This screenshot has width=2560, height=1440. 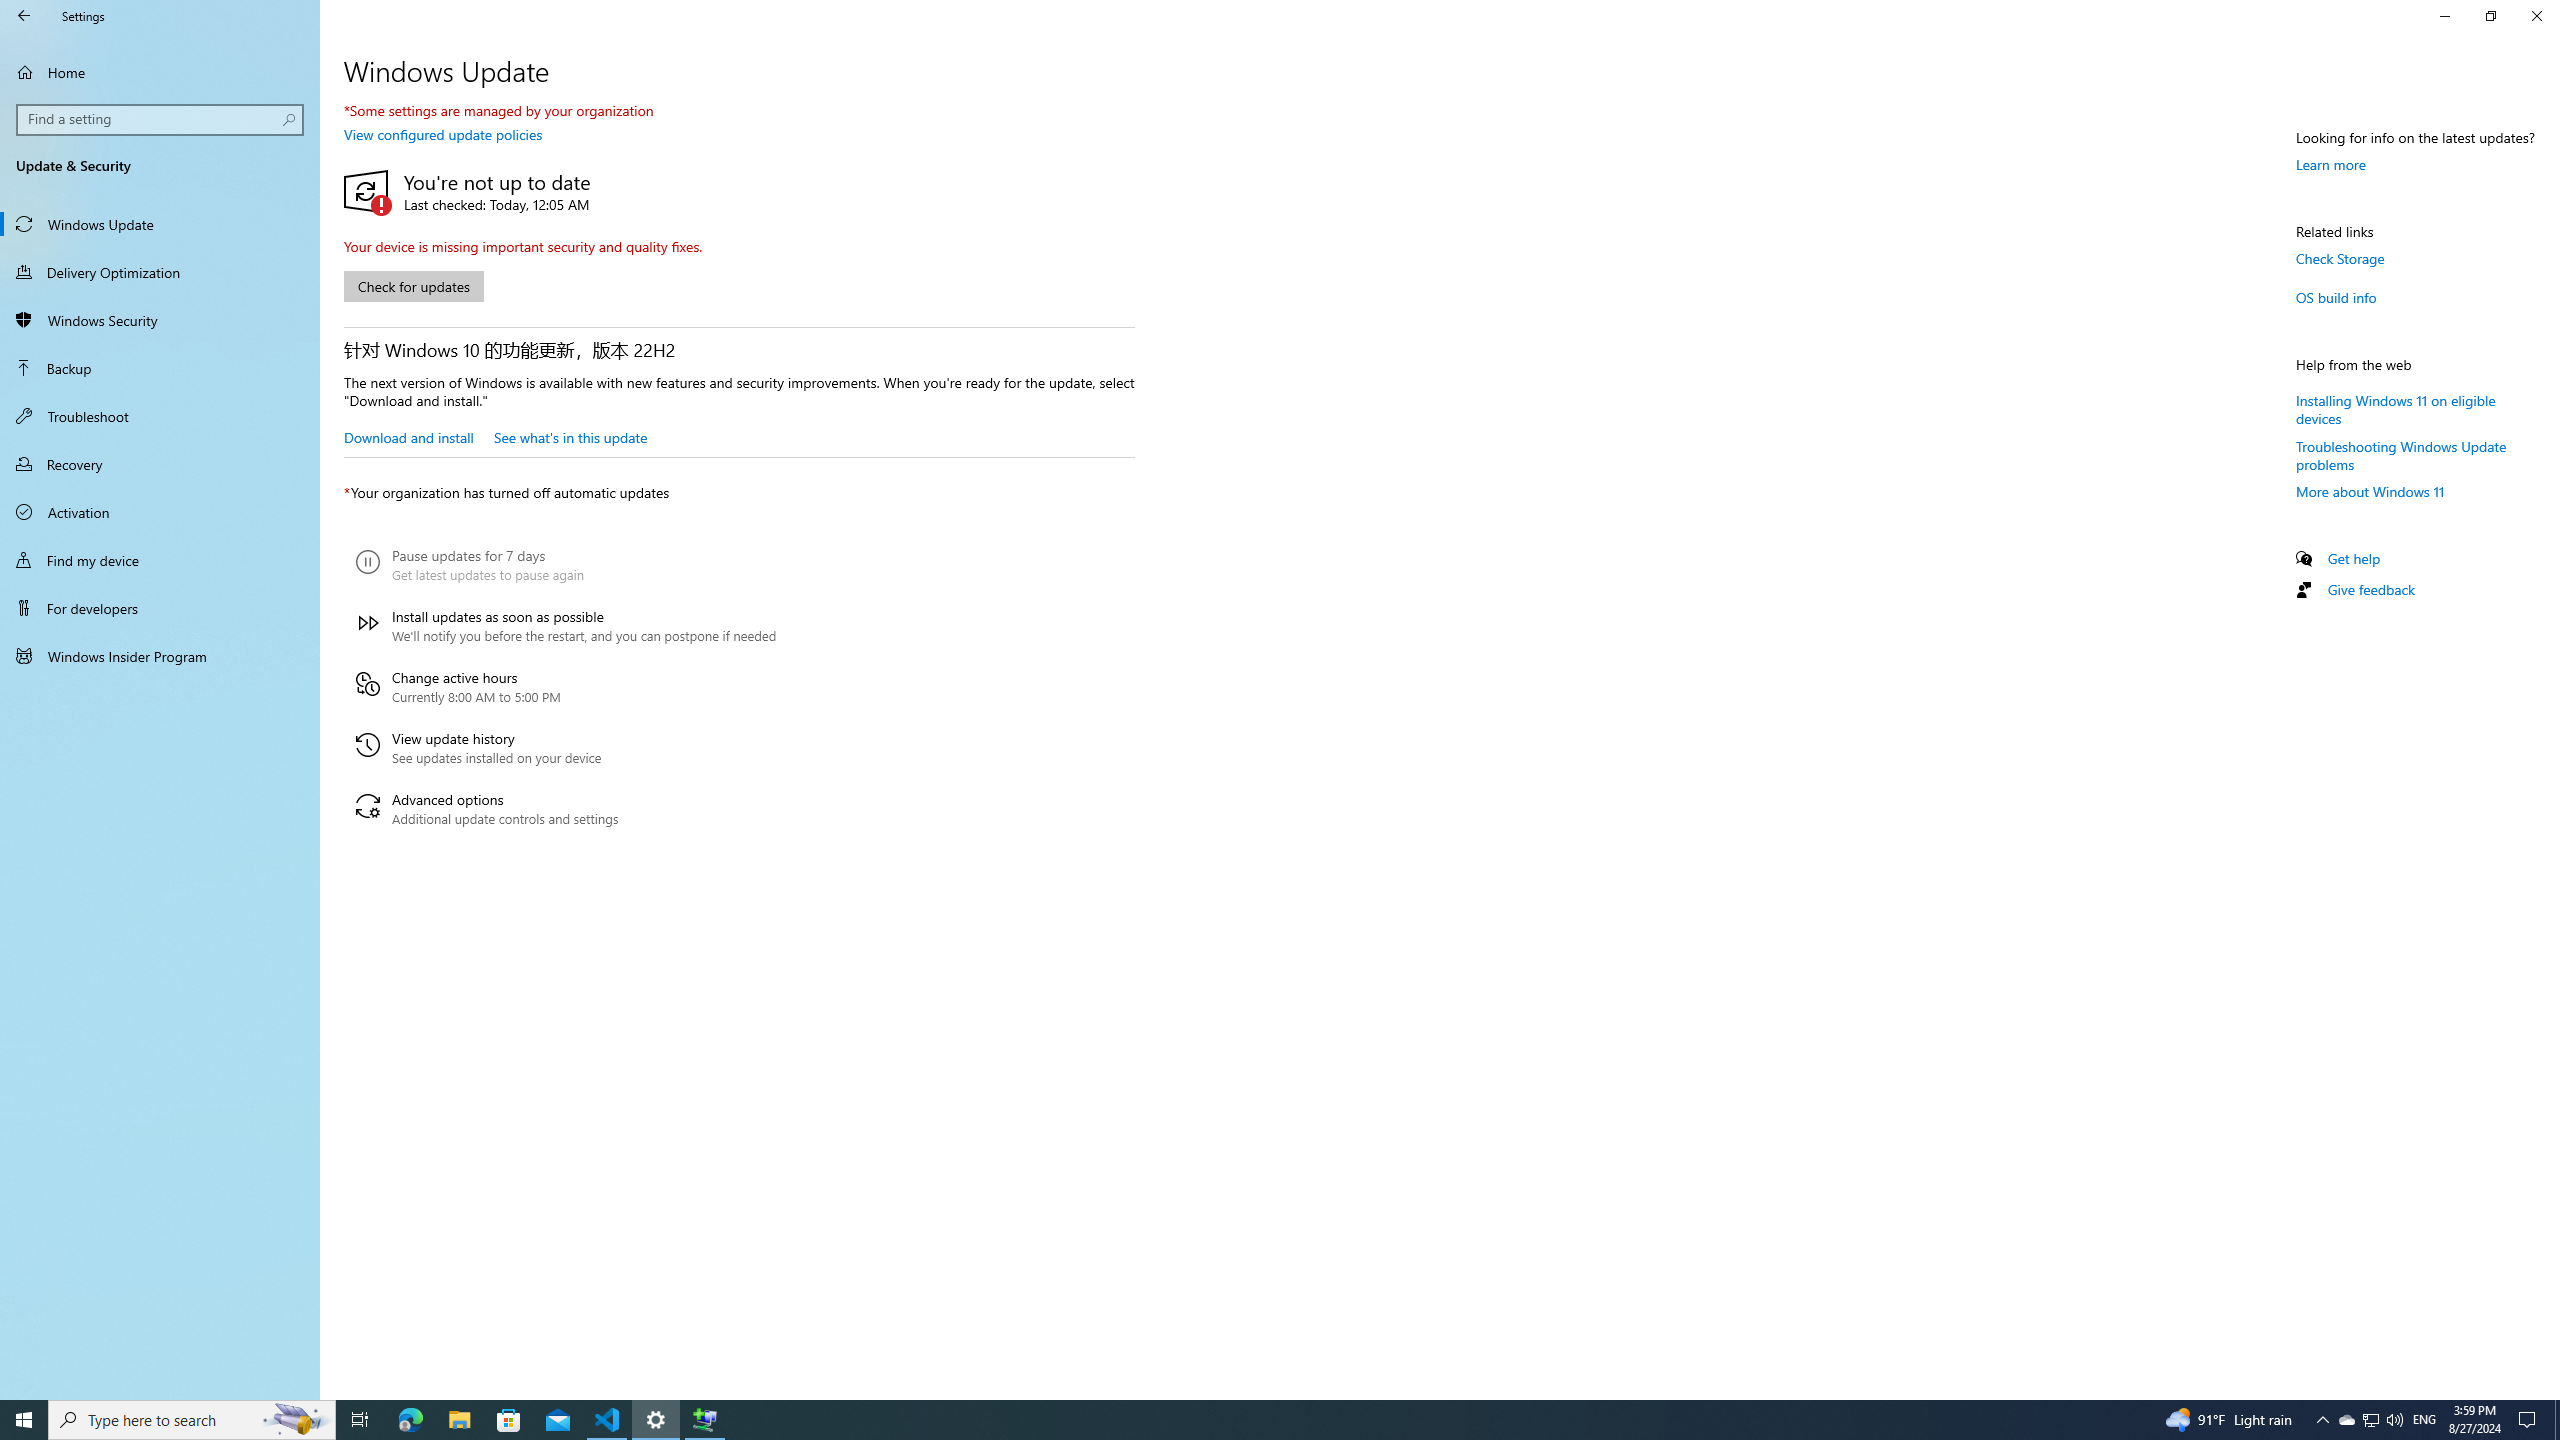 What do you see at coordinates (159, 319) in the screenshot?
I see `'Windows Security'` at bounding box center [159, 319].